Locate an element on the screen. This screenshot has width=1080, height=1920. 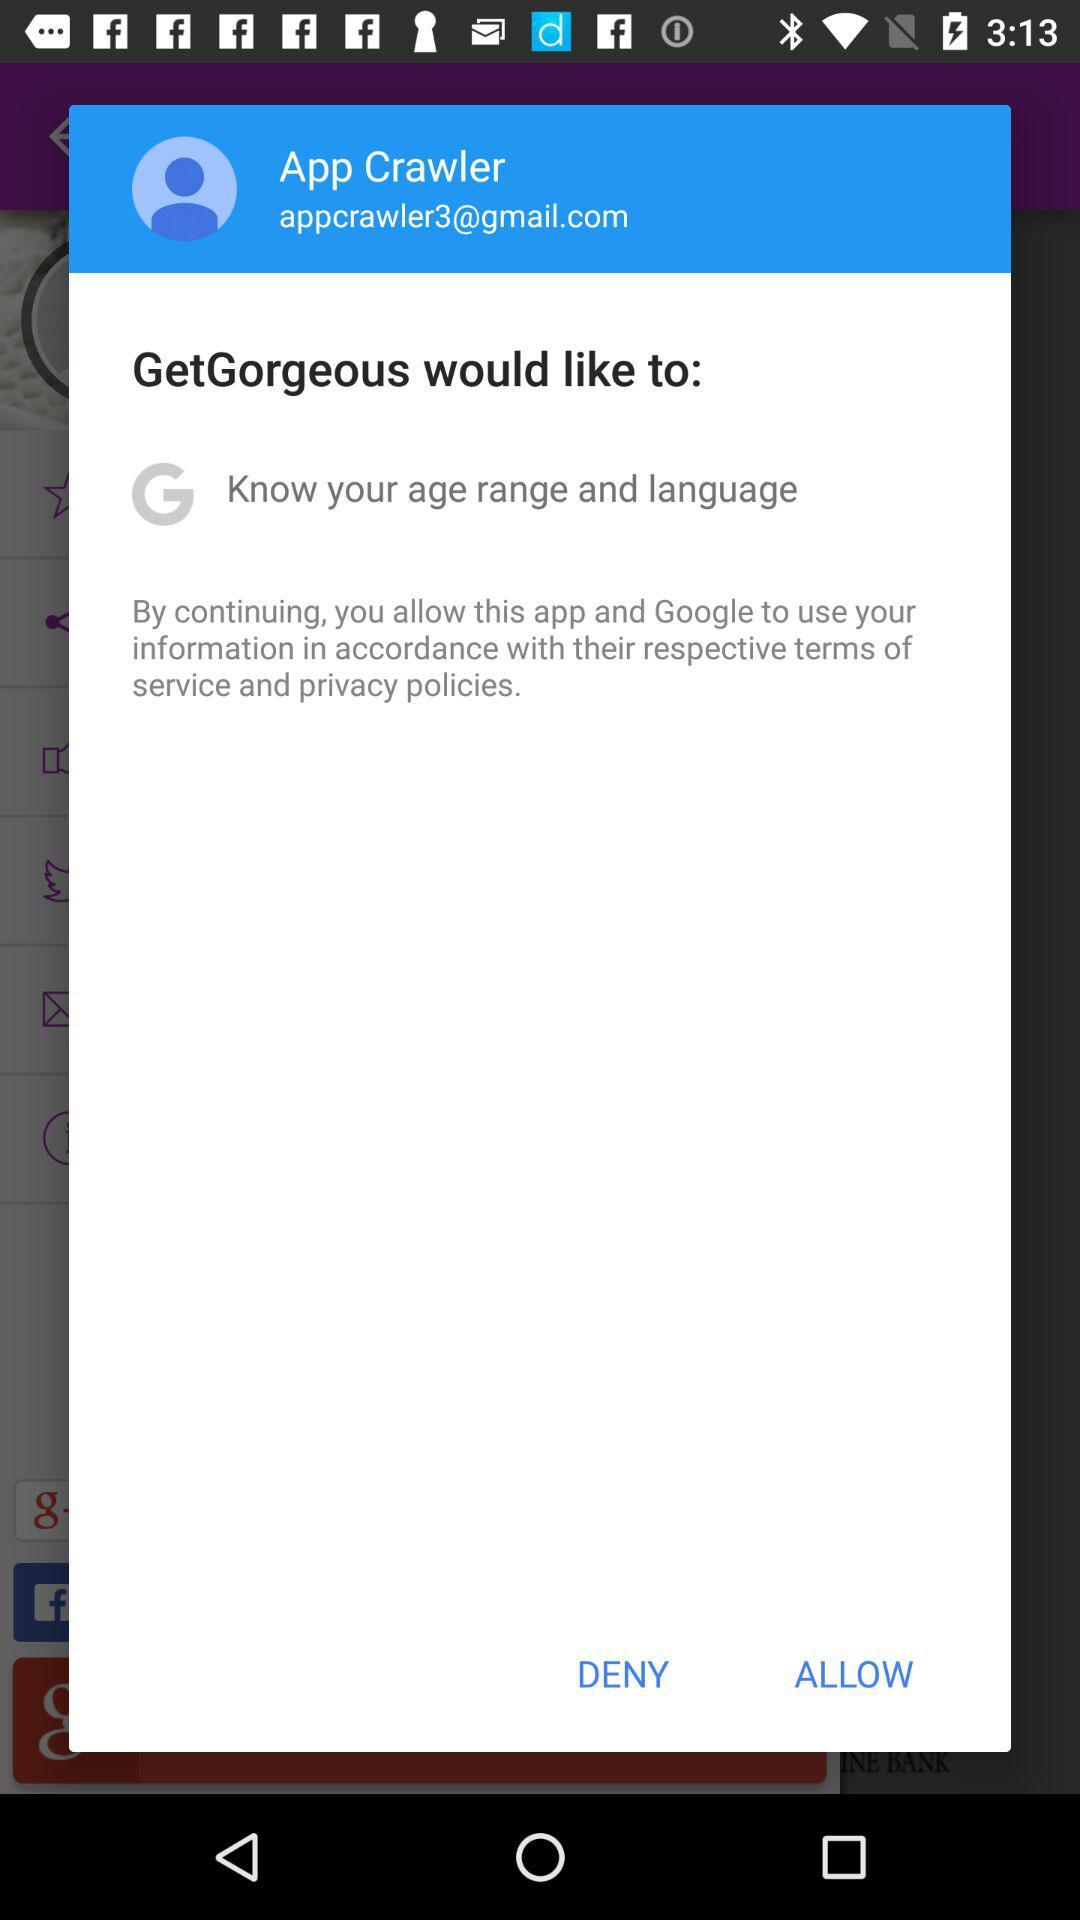
icon above getgorgeous would like item is located at coordinates (454, 214).